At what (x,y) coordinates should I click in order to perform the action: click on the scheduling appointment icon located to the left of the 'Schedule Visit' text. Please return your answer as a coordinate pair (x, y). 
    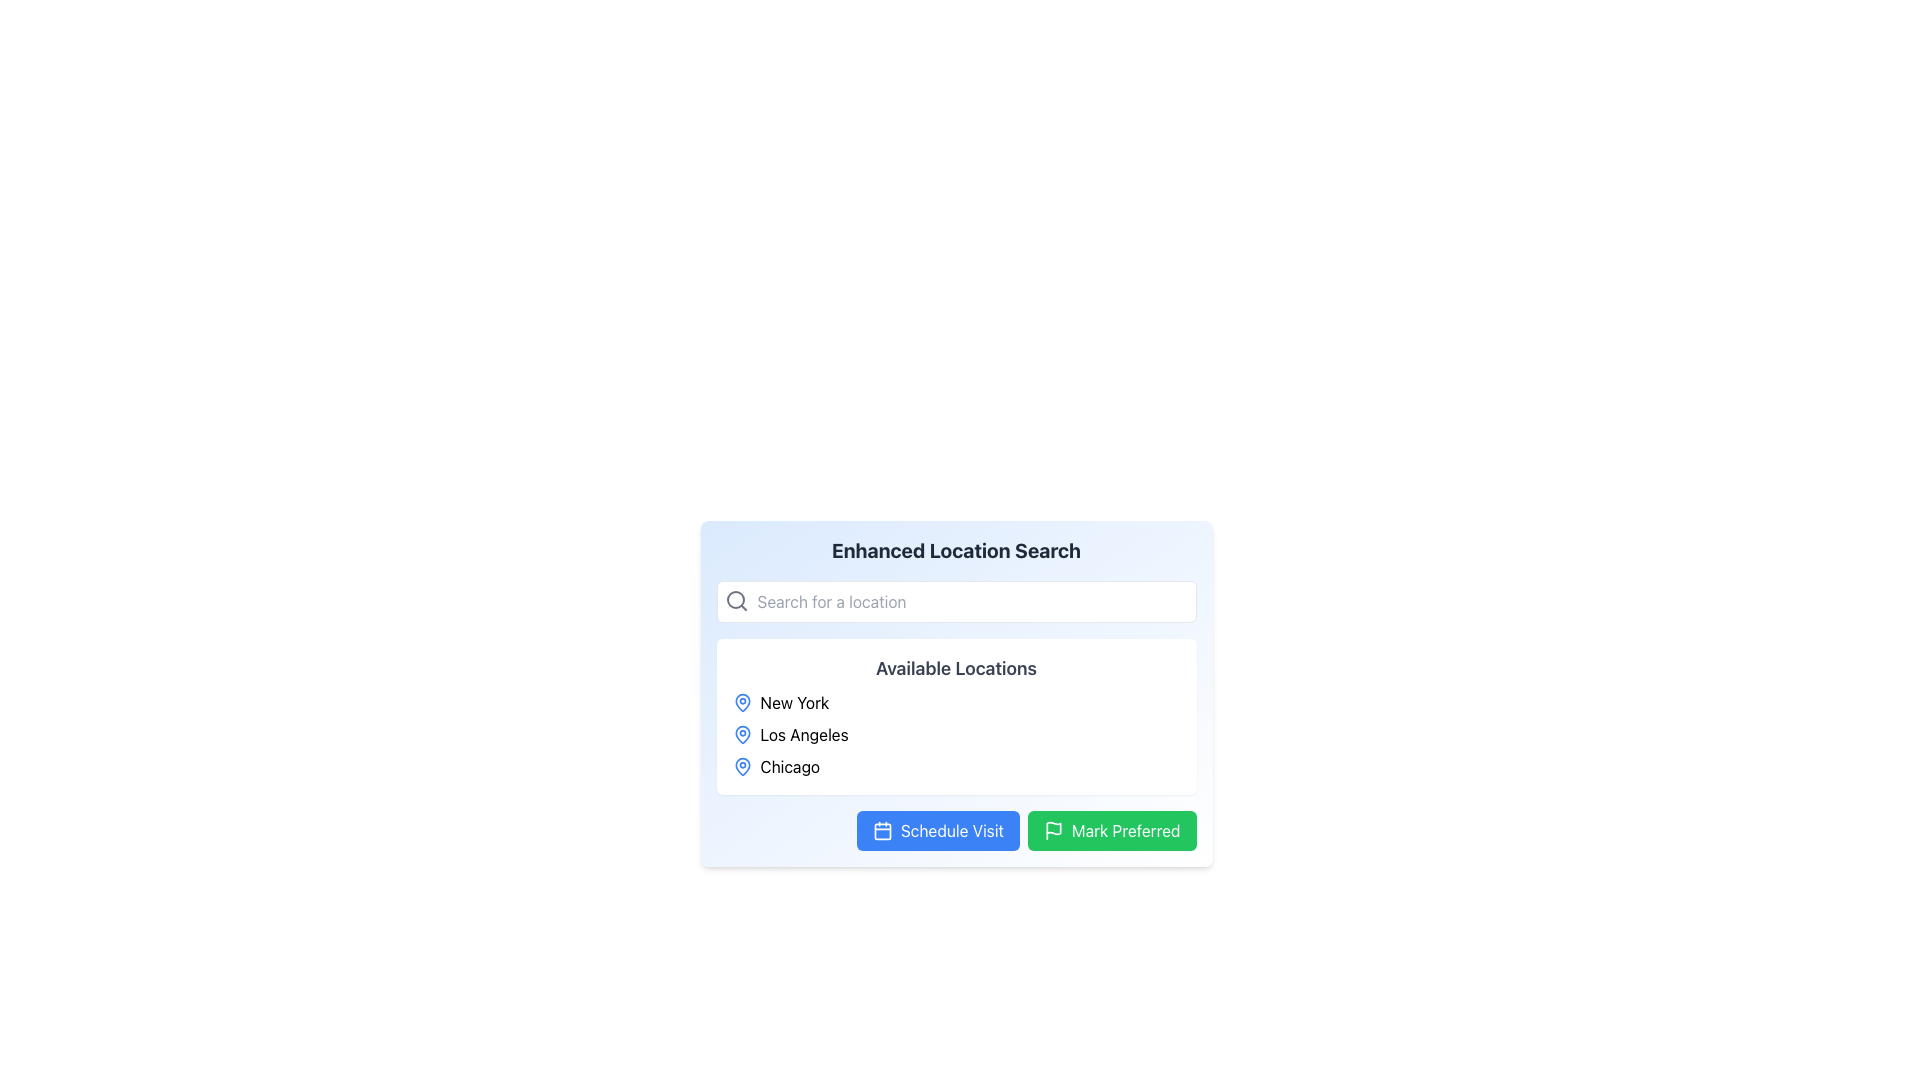
    Looking at the image, I should click on (881, 830).